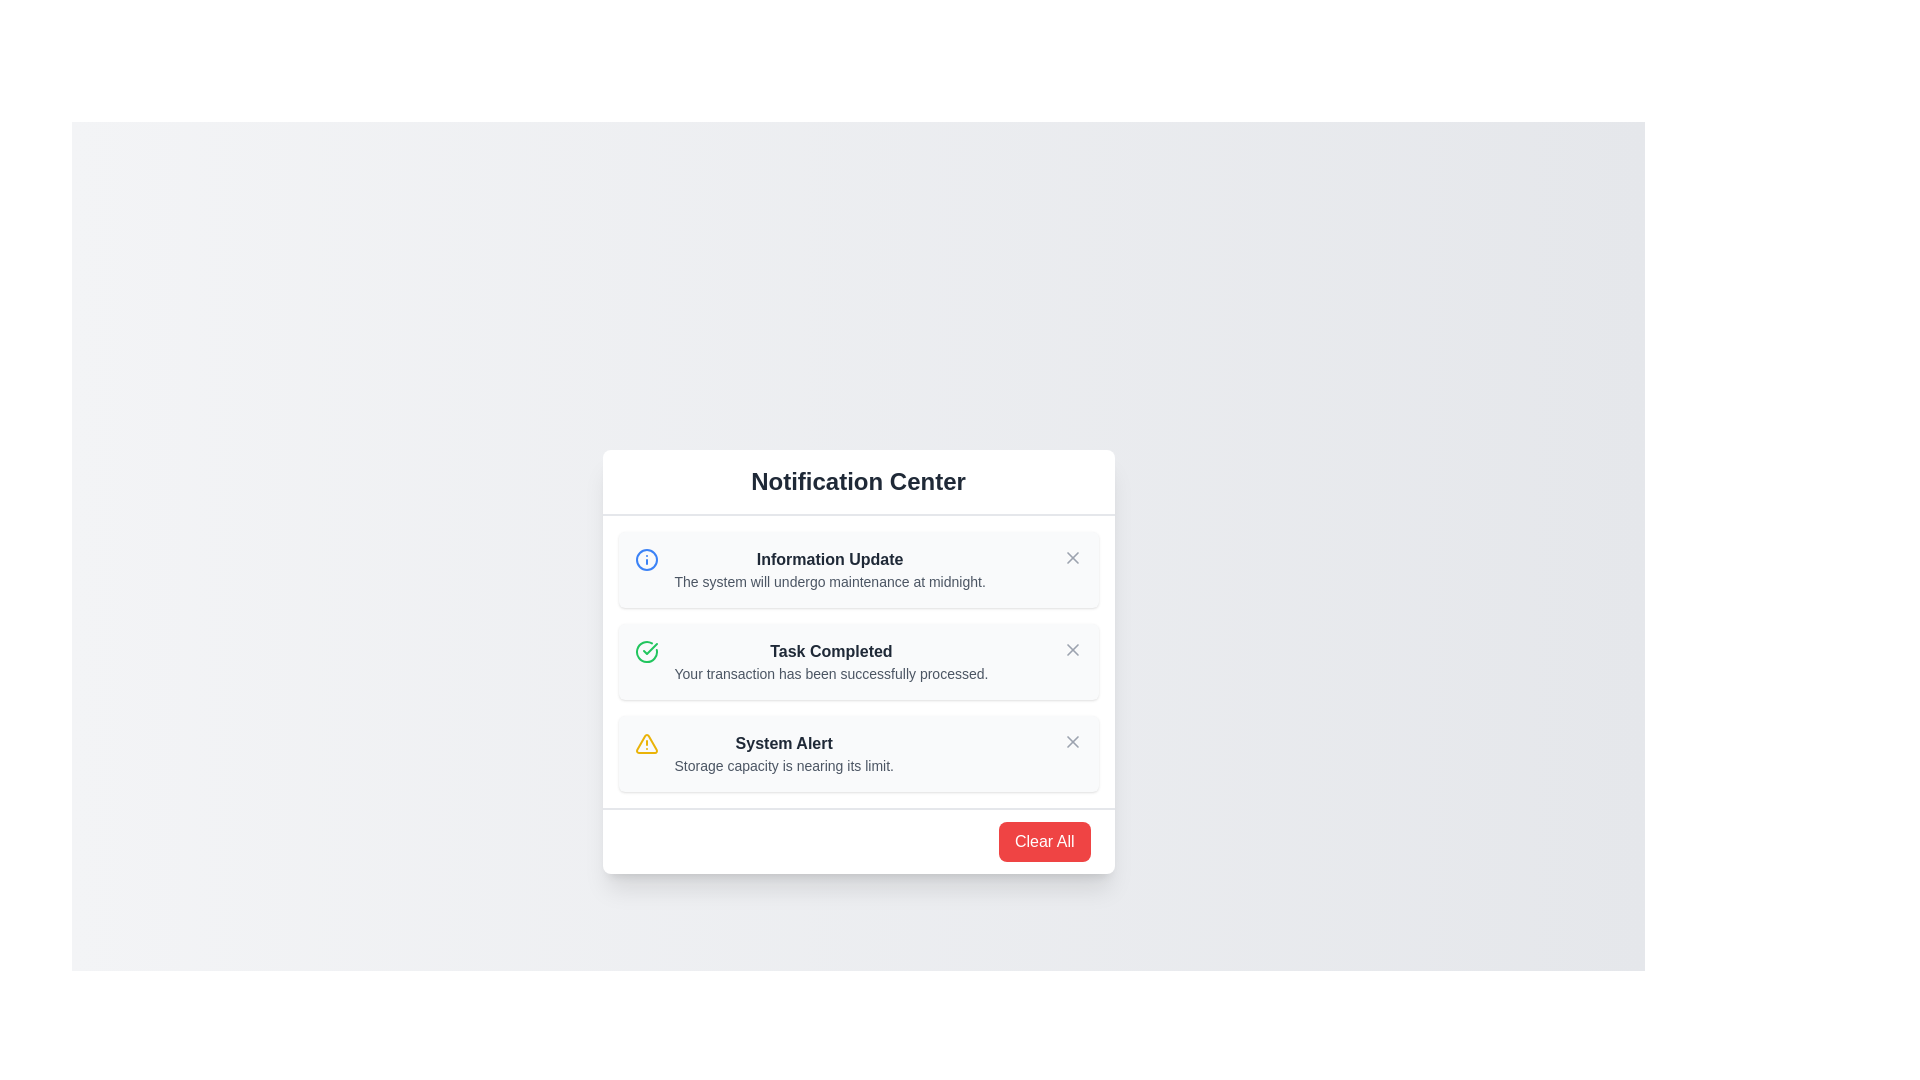 The height and width of the screenshot is (1080, 1920). Describe the element at coordinates (1071, 741) in the screenshot. I see `the close button with an 'X' mark located at the top right corner of the 'System Alert' notification item in the Notification Center panel` at that location.